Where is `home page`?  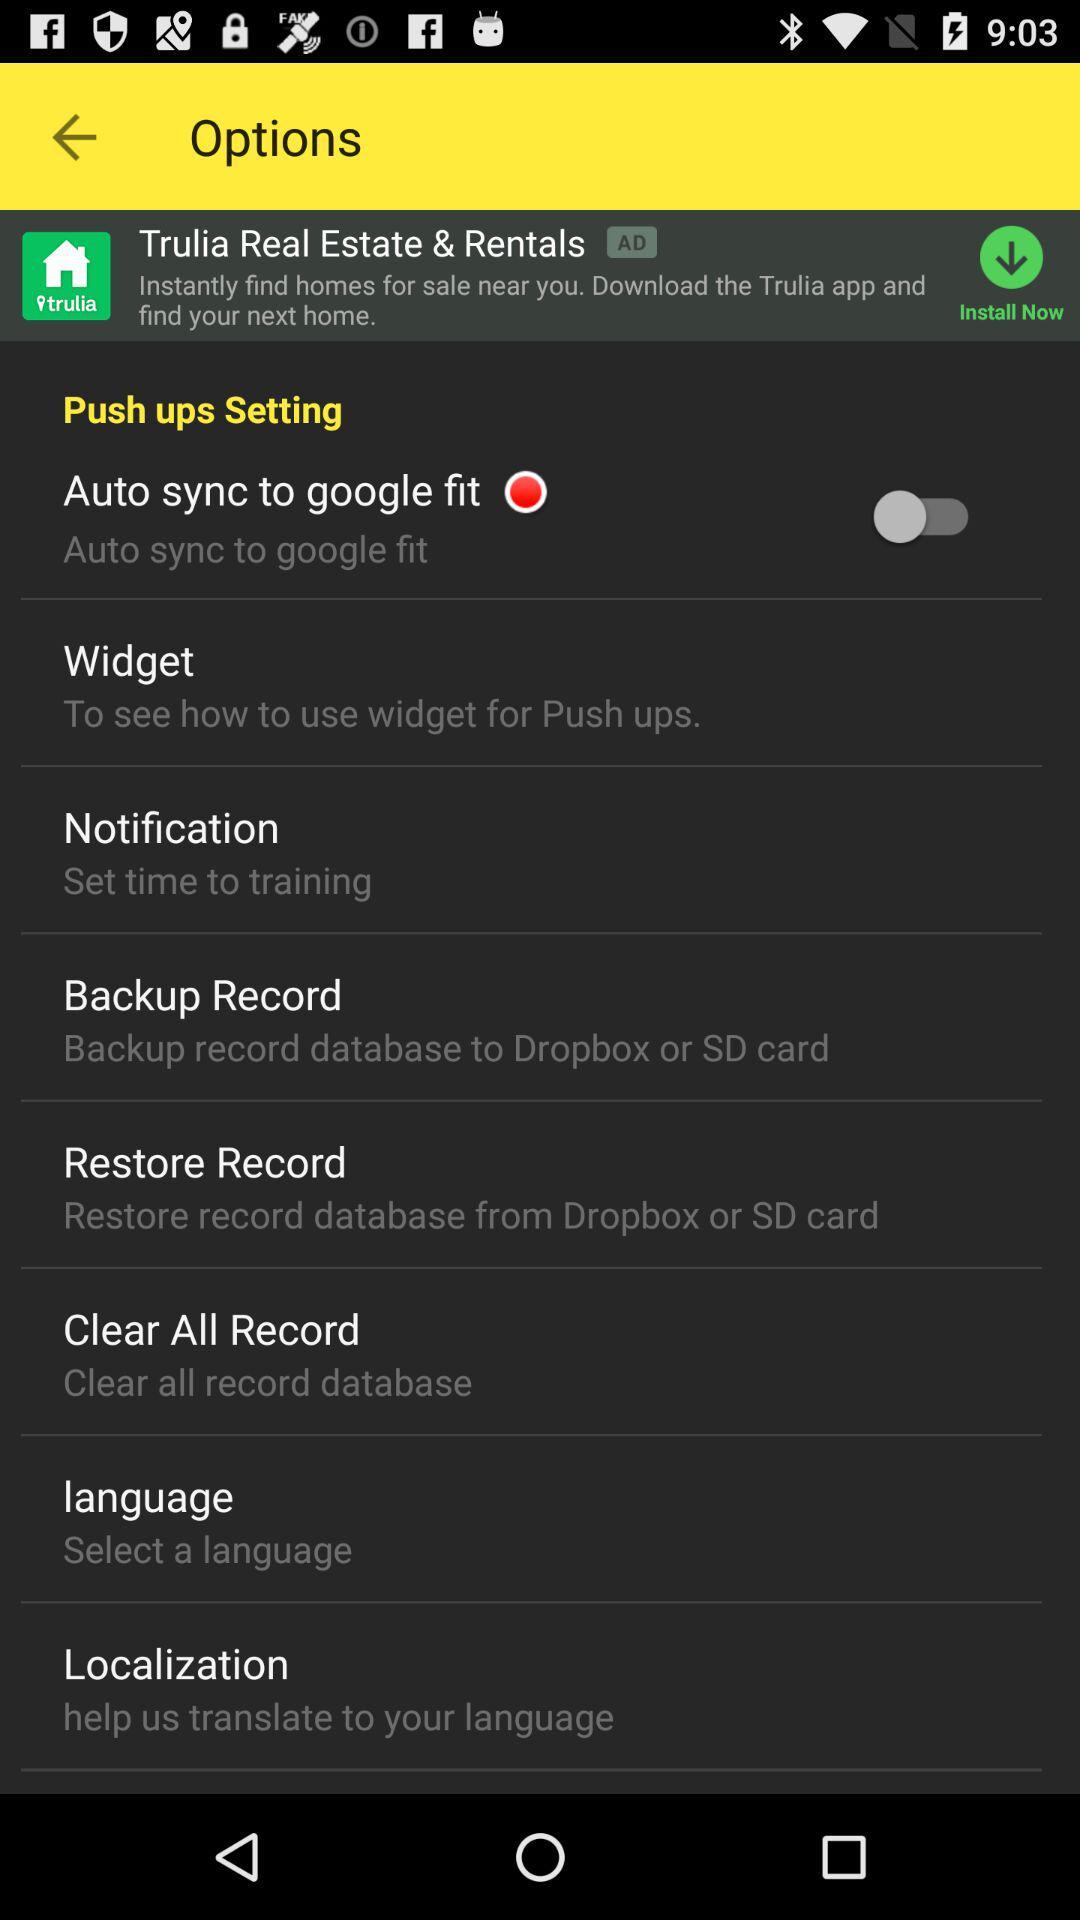
home page is located at coordinates (64, 274).